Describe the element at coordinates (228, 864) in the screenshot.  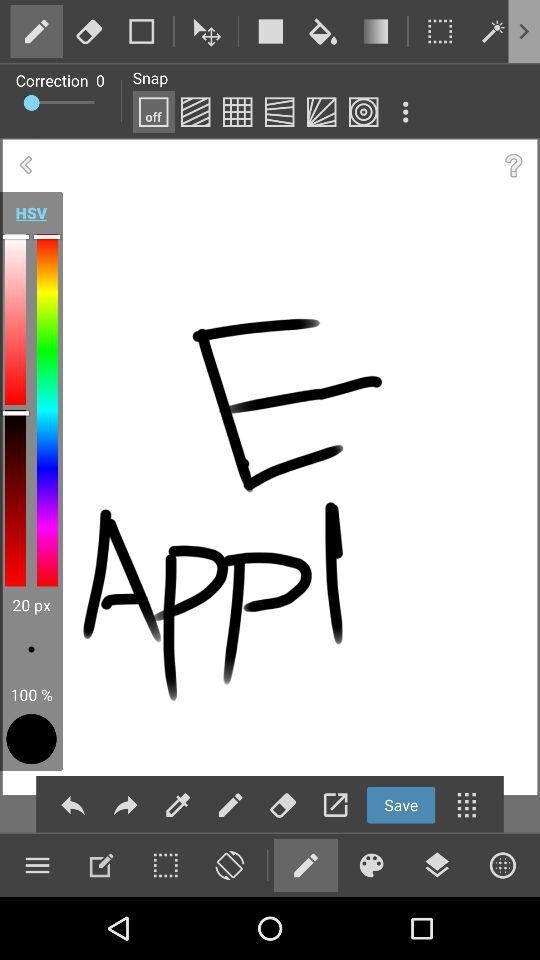
I see `eraser button` at that location.